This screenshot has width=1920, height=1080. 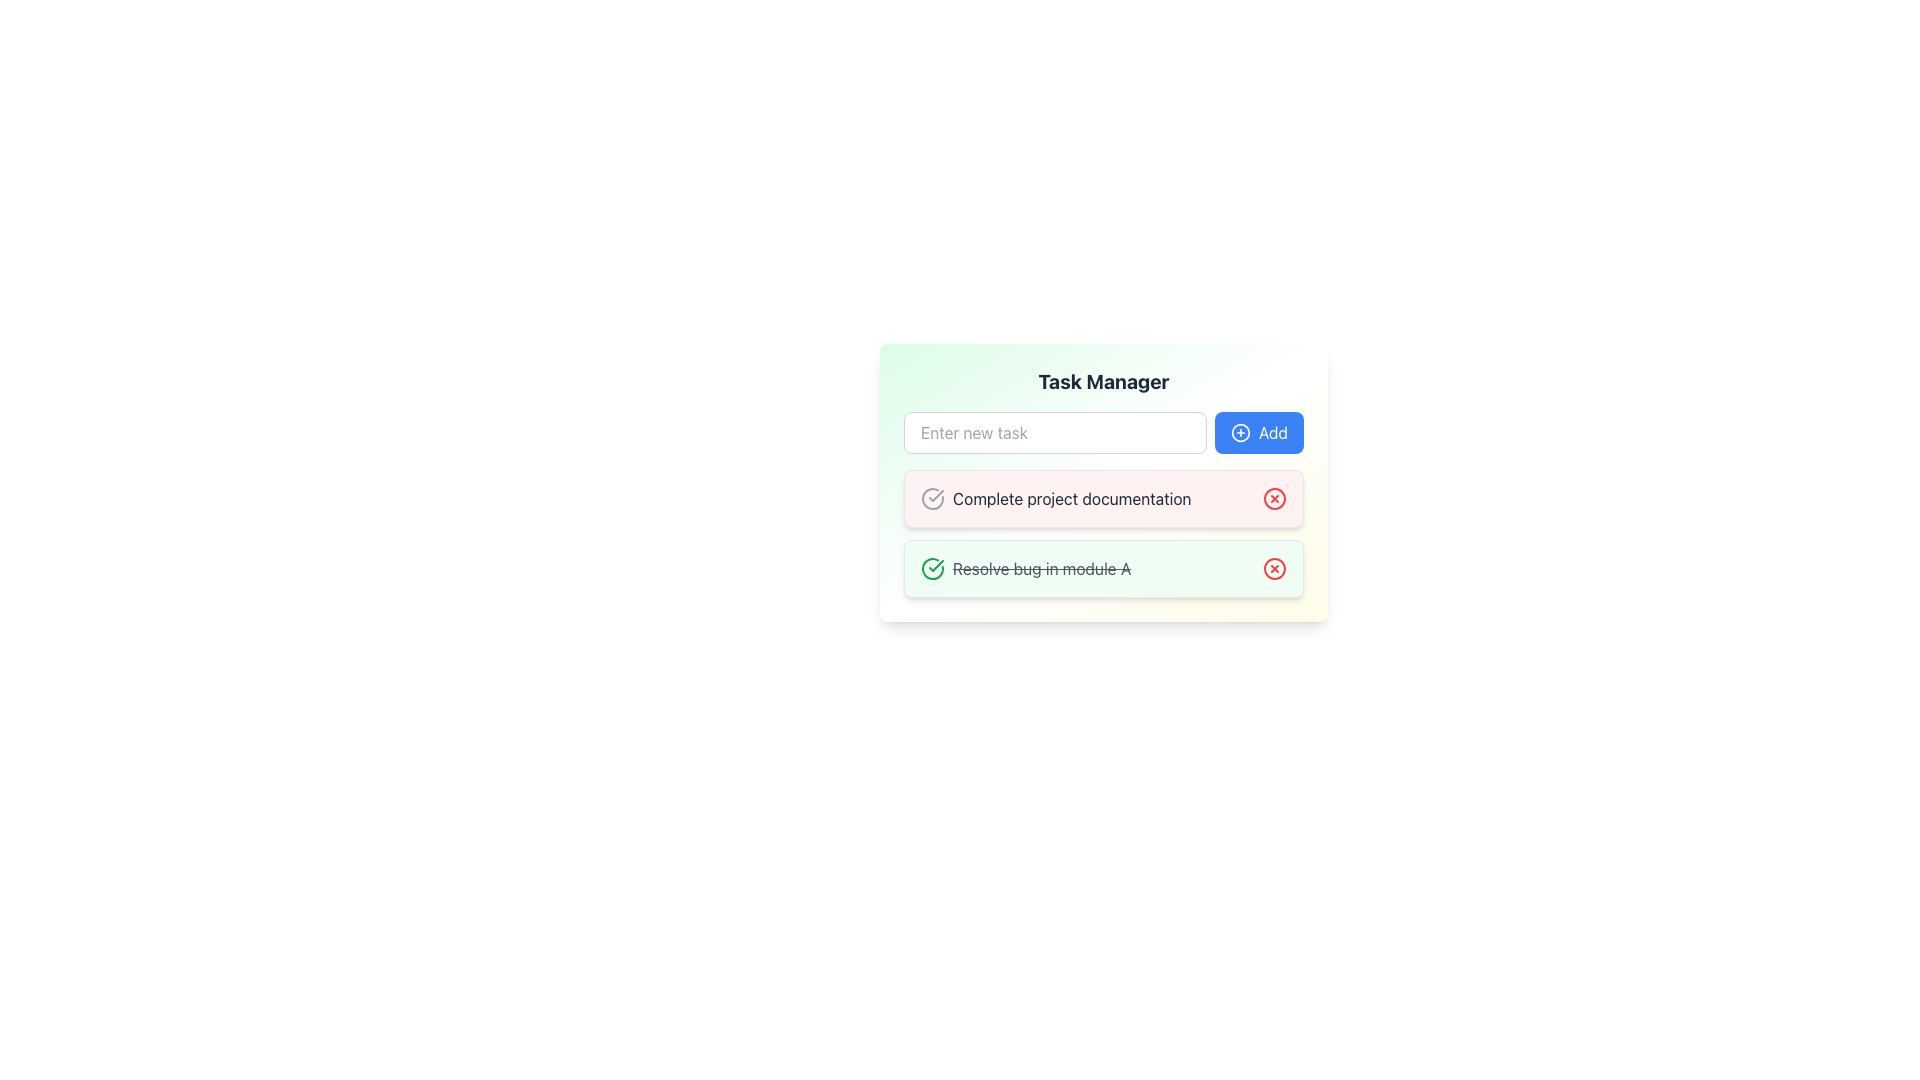 What do you see at coordinates (1239, 431) in the screenshot?
I see `the 'Add' icon located centrally within the blue 'Add' button on the top row of the task manager interface` at bounding box center [1239, 431].